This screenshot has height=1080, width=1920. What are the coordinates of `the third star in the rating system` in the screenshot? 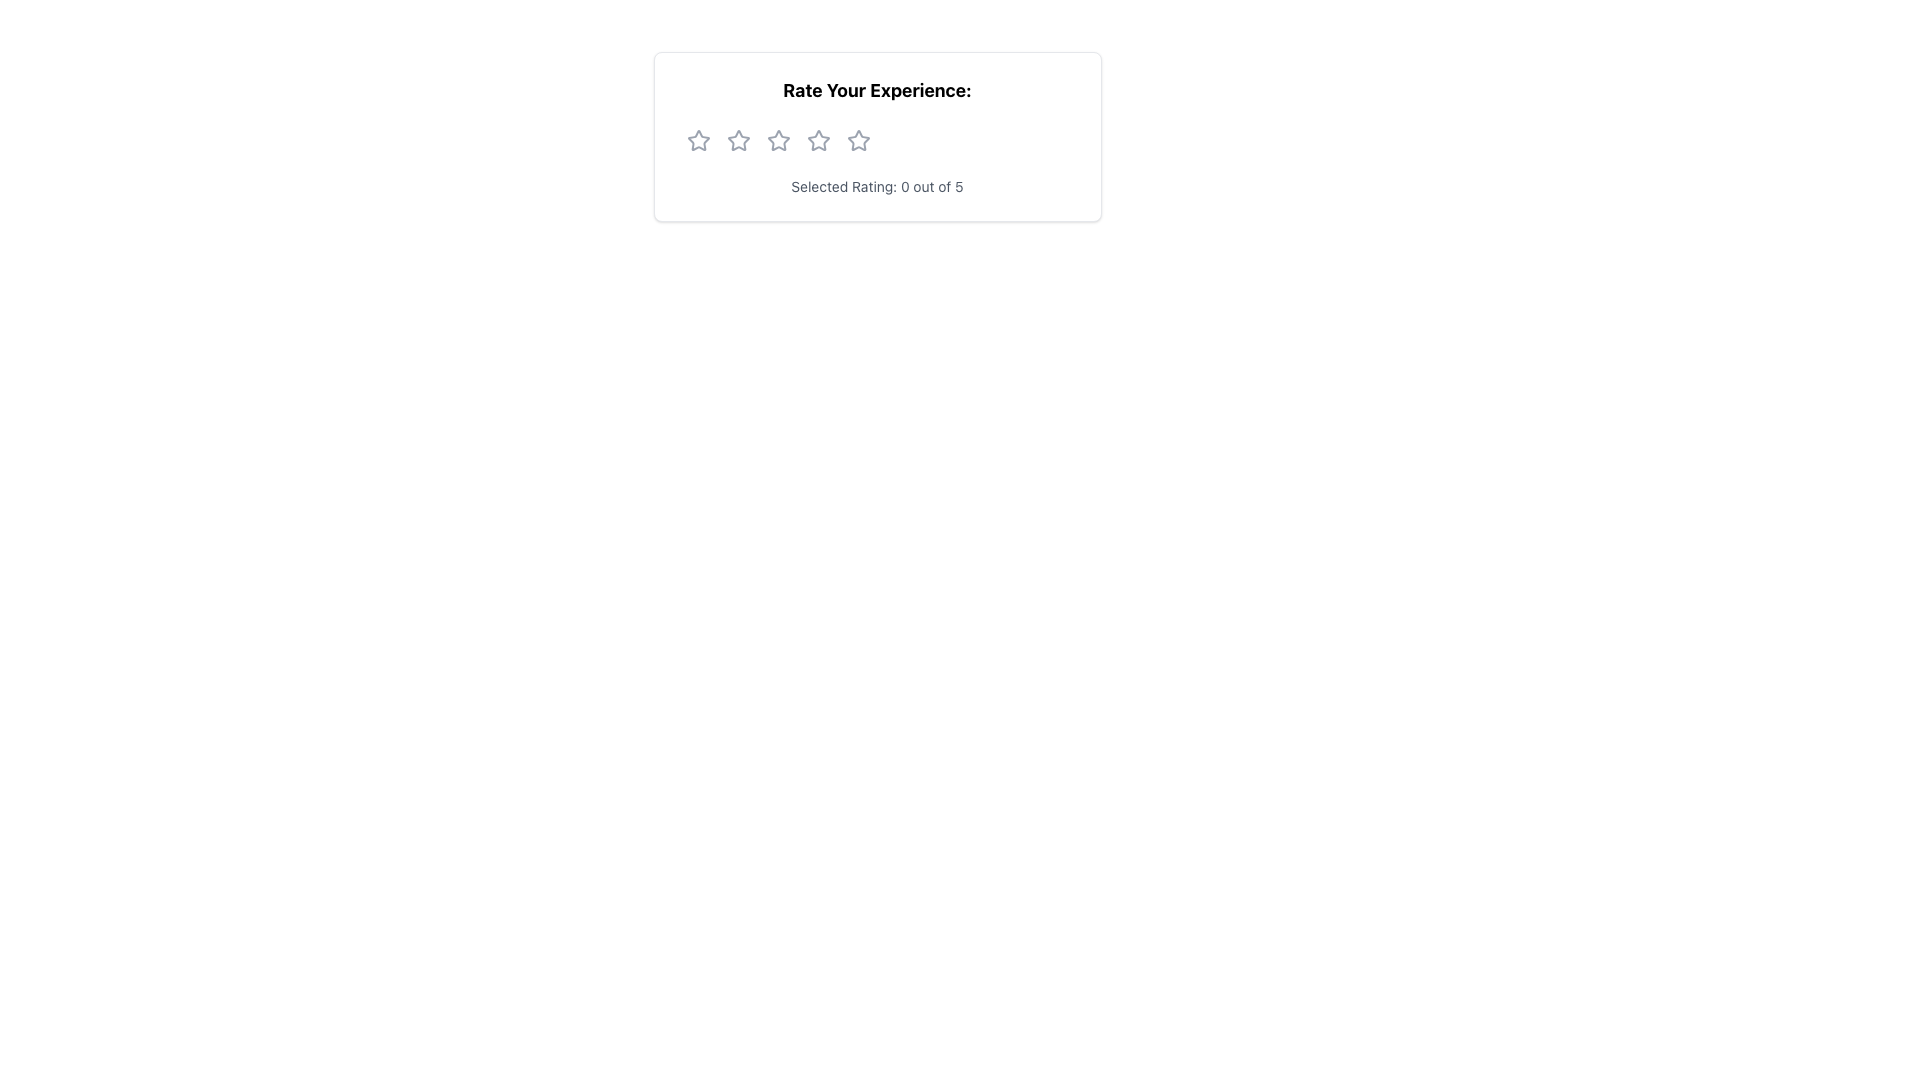 It's located at (818, 139).